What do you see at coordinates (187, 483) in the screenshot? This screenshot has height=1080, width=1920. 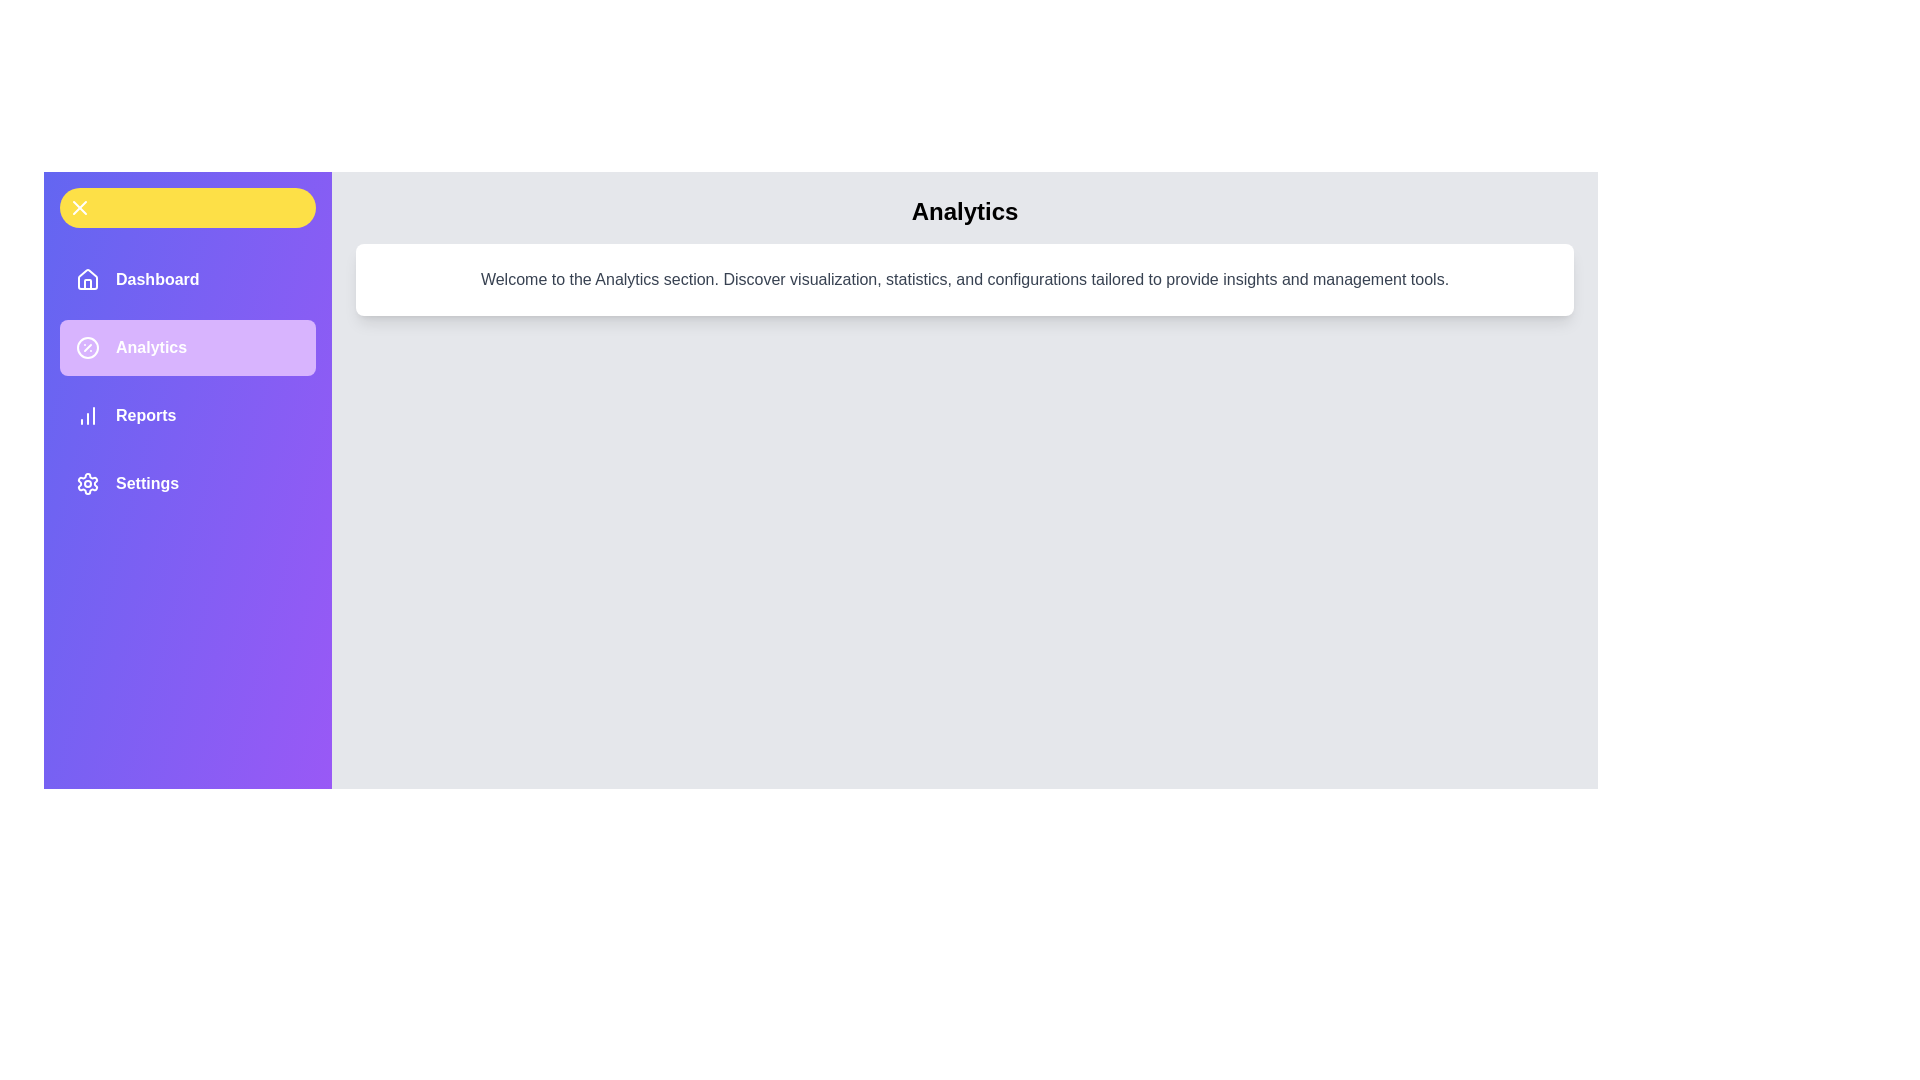 I see `the menu item labeled Settings to observe its hover effect` at bounding box center [187, 483].